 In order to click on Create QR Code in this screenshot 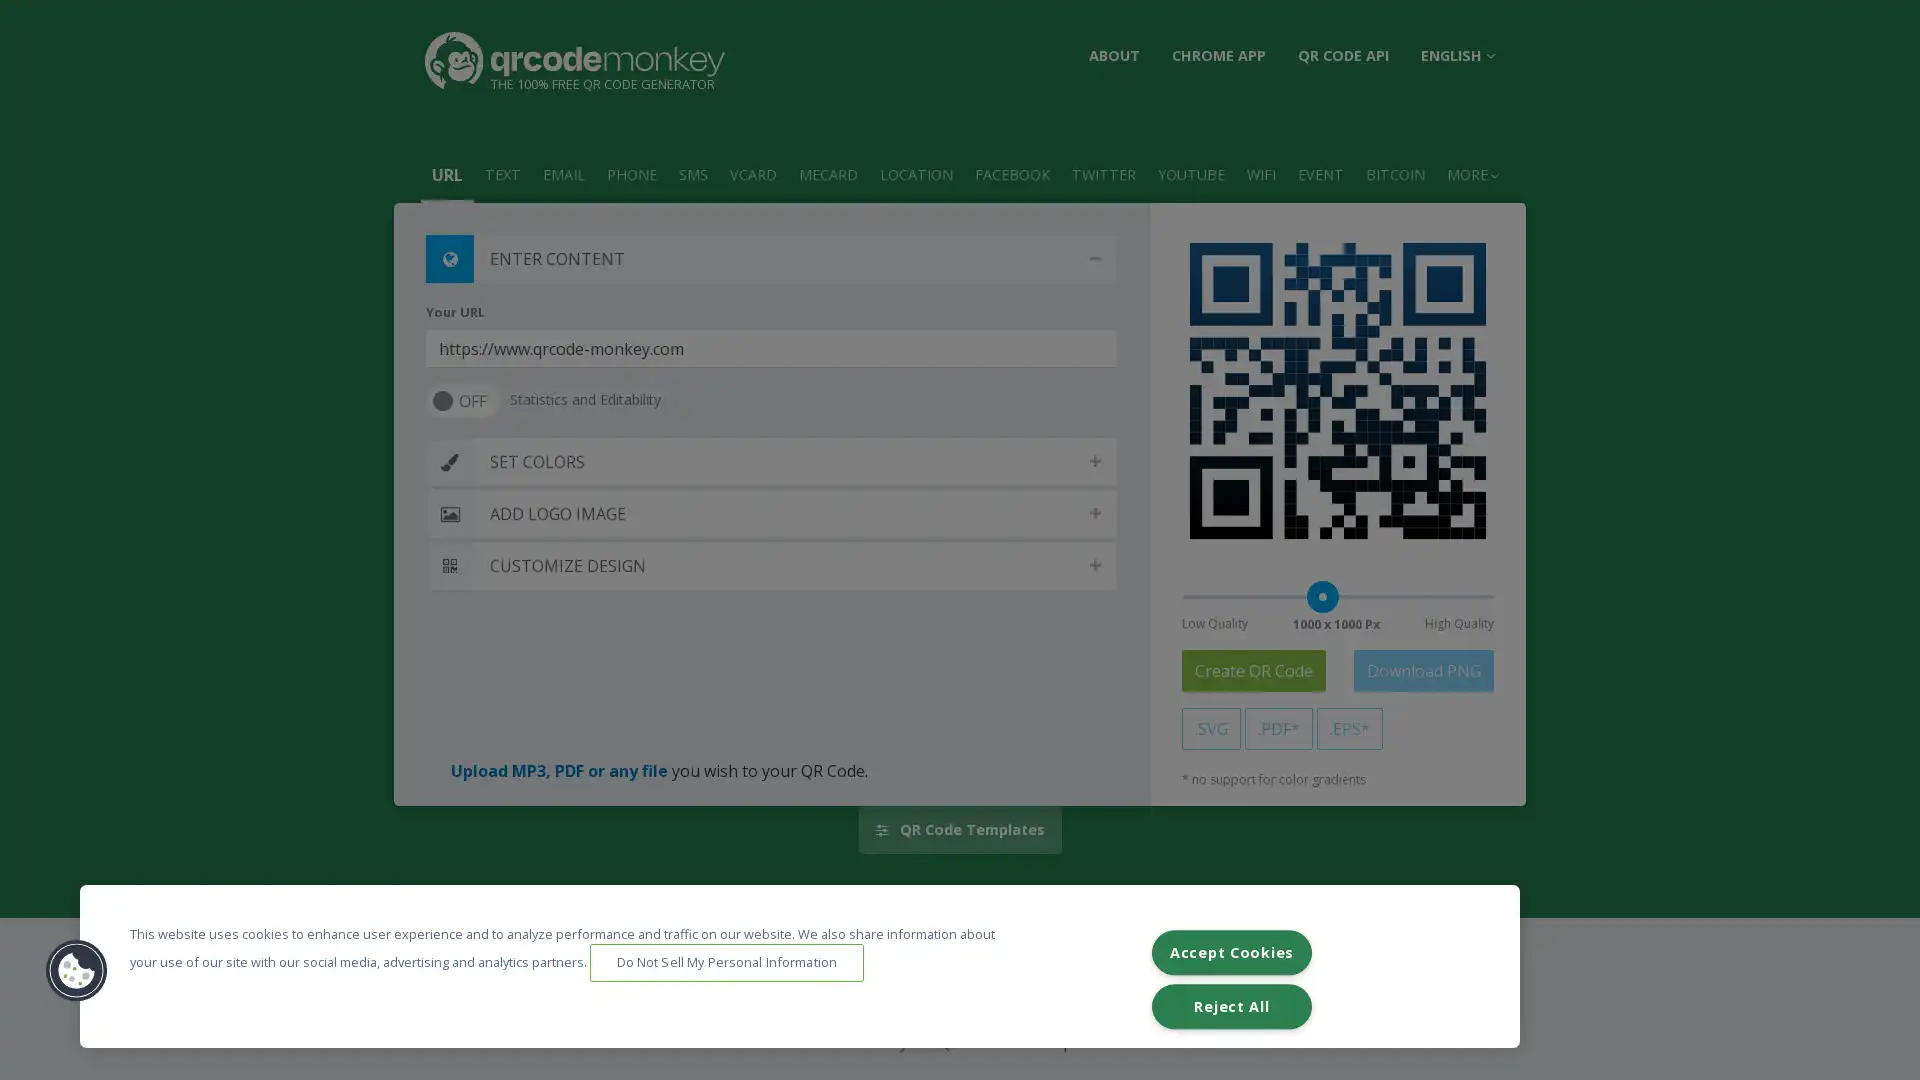, I will do `click(1251, 671)`.